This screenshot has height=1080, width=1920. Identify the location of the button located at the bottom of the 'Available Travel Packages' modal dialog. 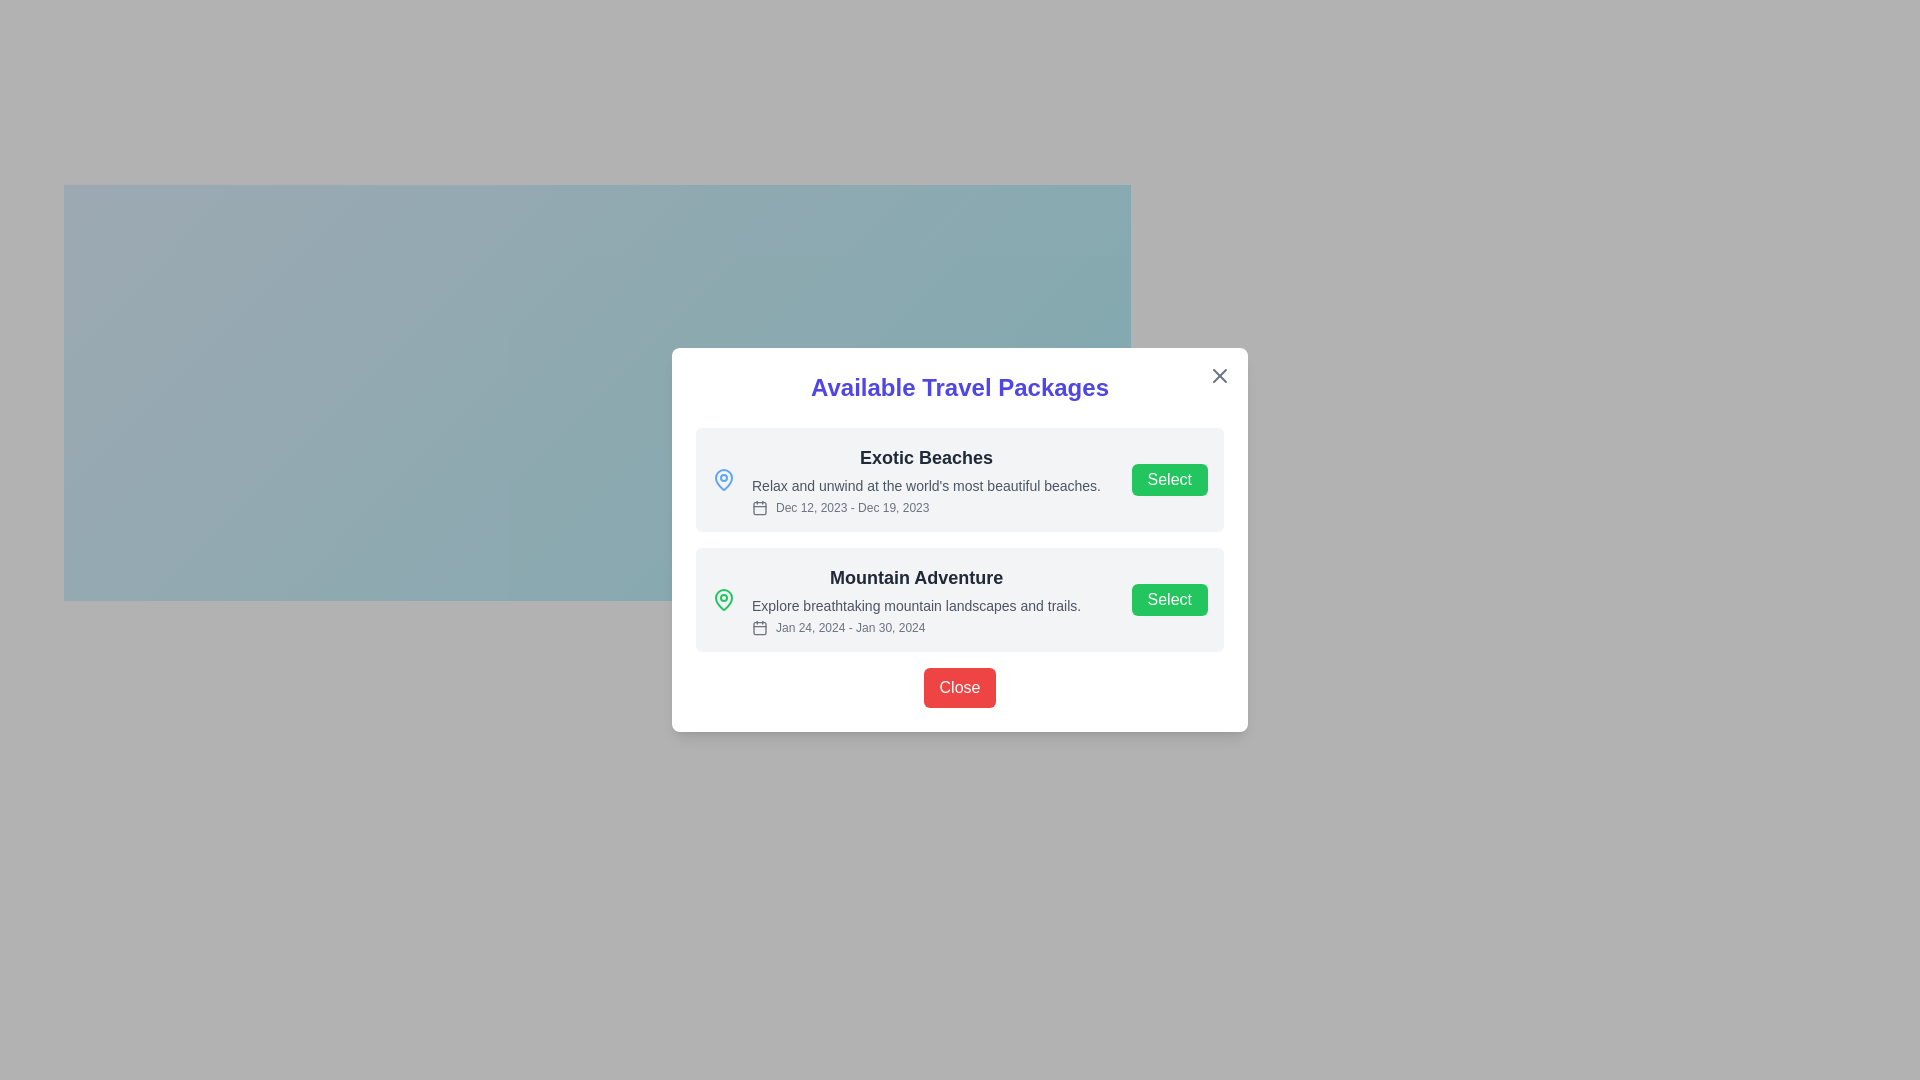
(960, 686).